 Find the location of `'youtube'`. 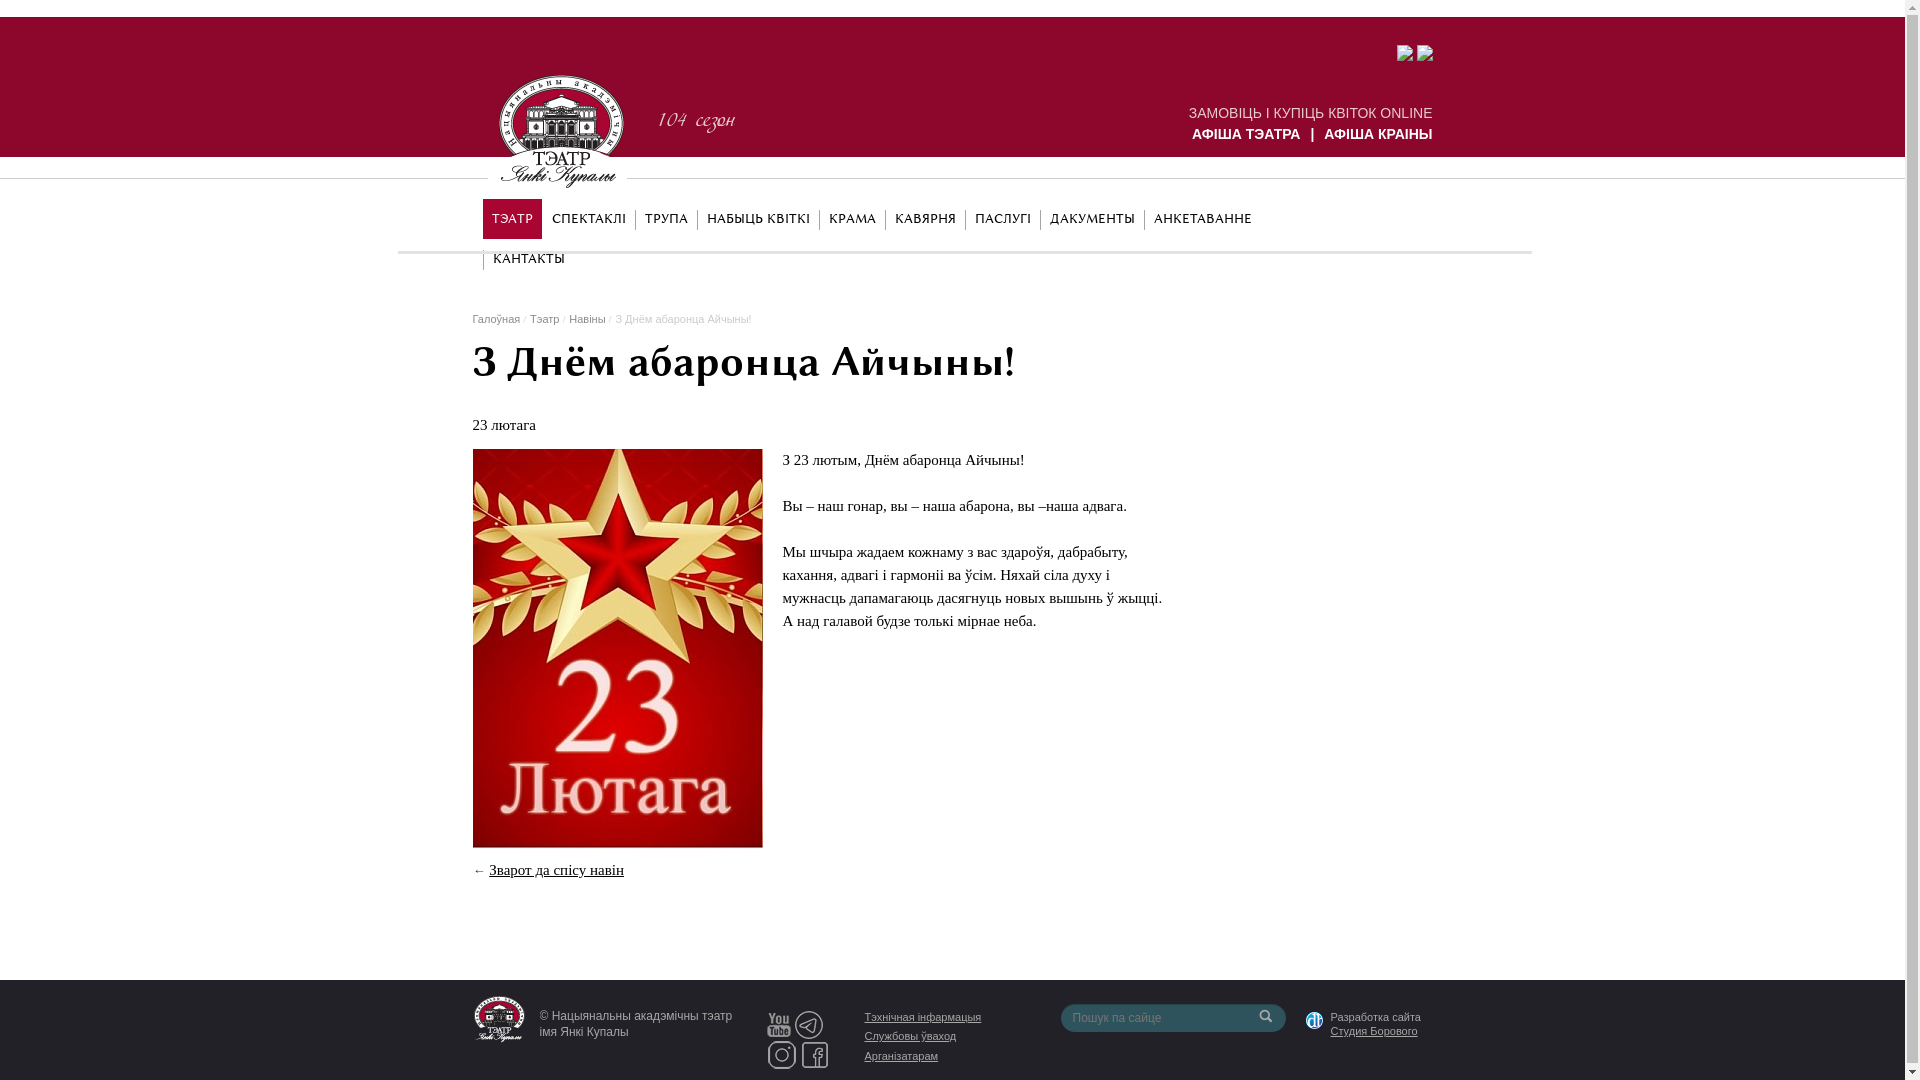

'youtube' is located at coordinates (776, 1022).